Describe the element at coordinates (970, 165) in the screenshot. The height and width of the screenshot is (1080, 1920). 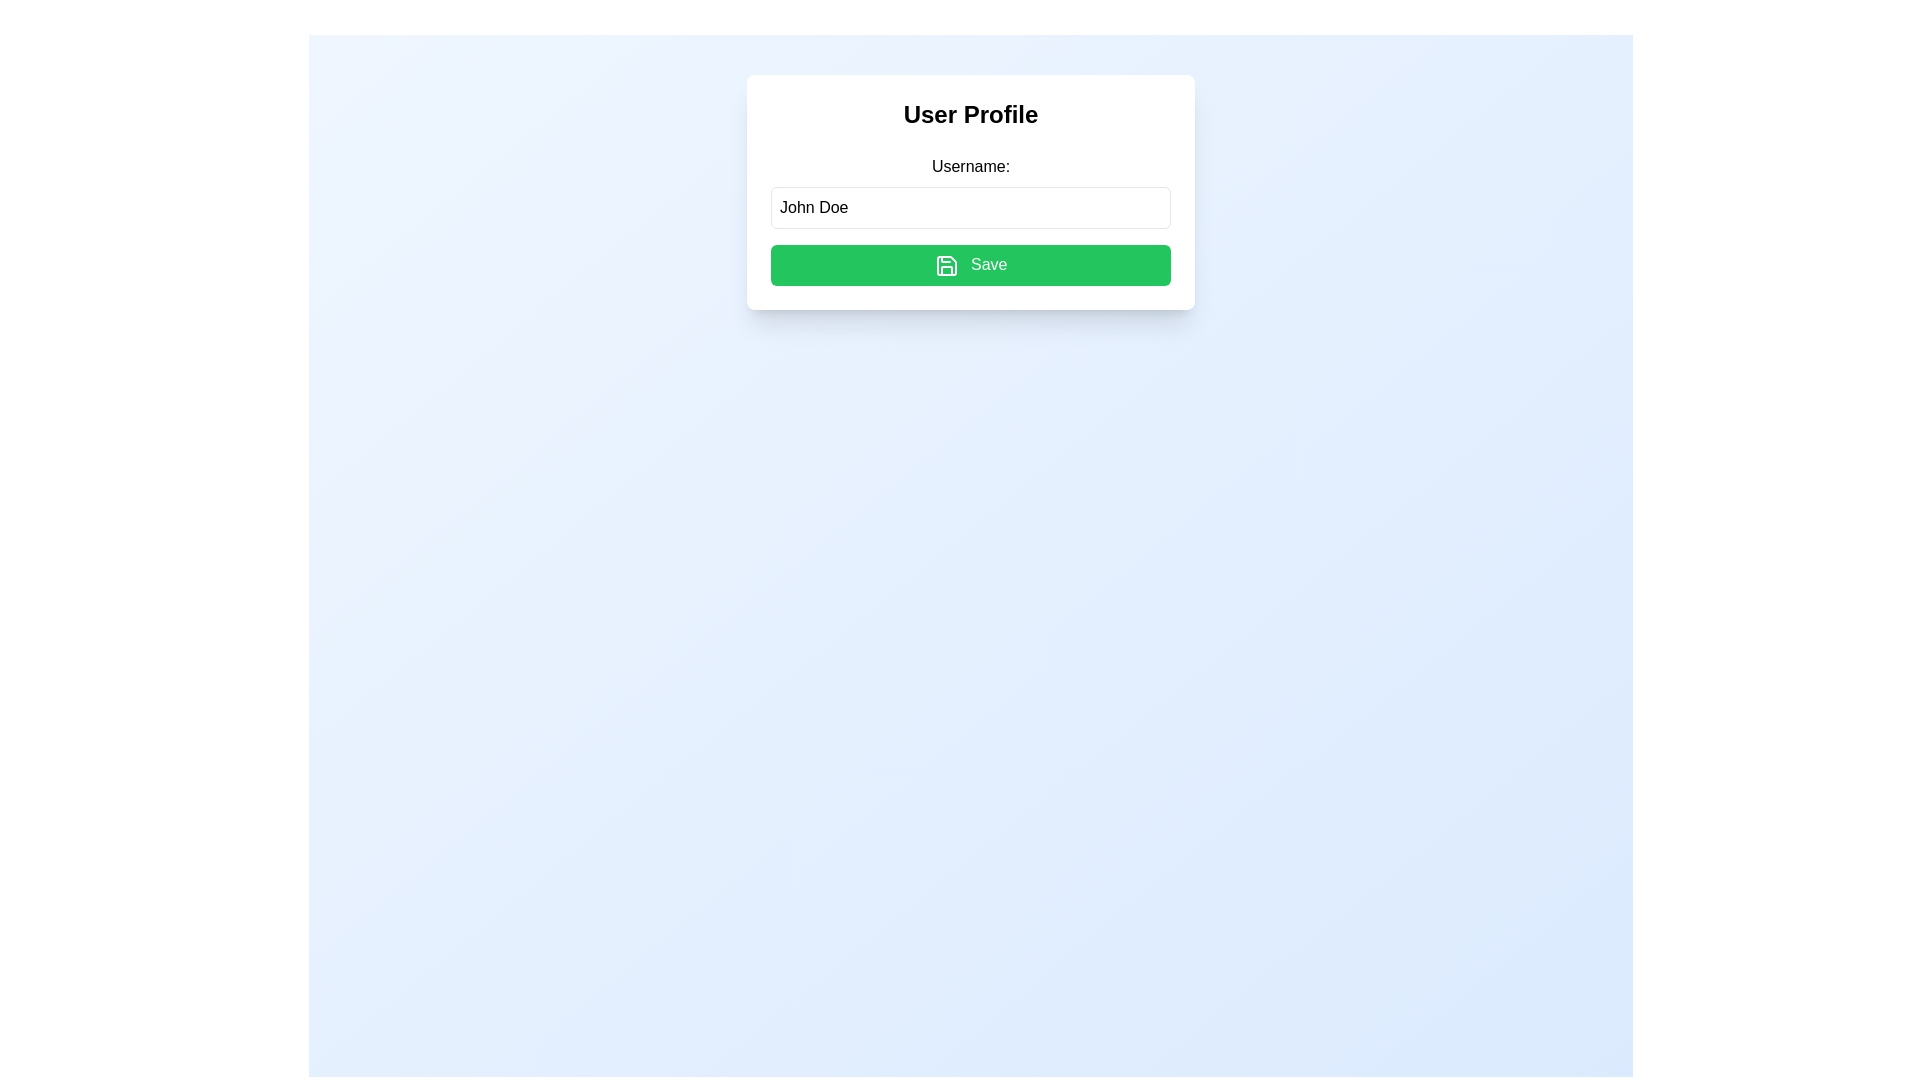
I see `the Text Label that describes the username input field located in the top section of the 'User Profile' card interface` at that location.